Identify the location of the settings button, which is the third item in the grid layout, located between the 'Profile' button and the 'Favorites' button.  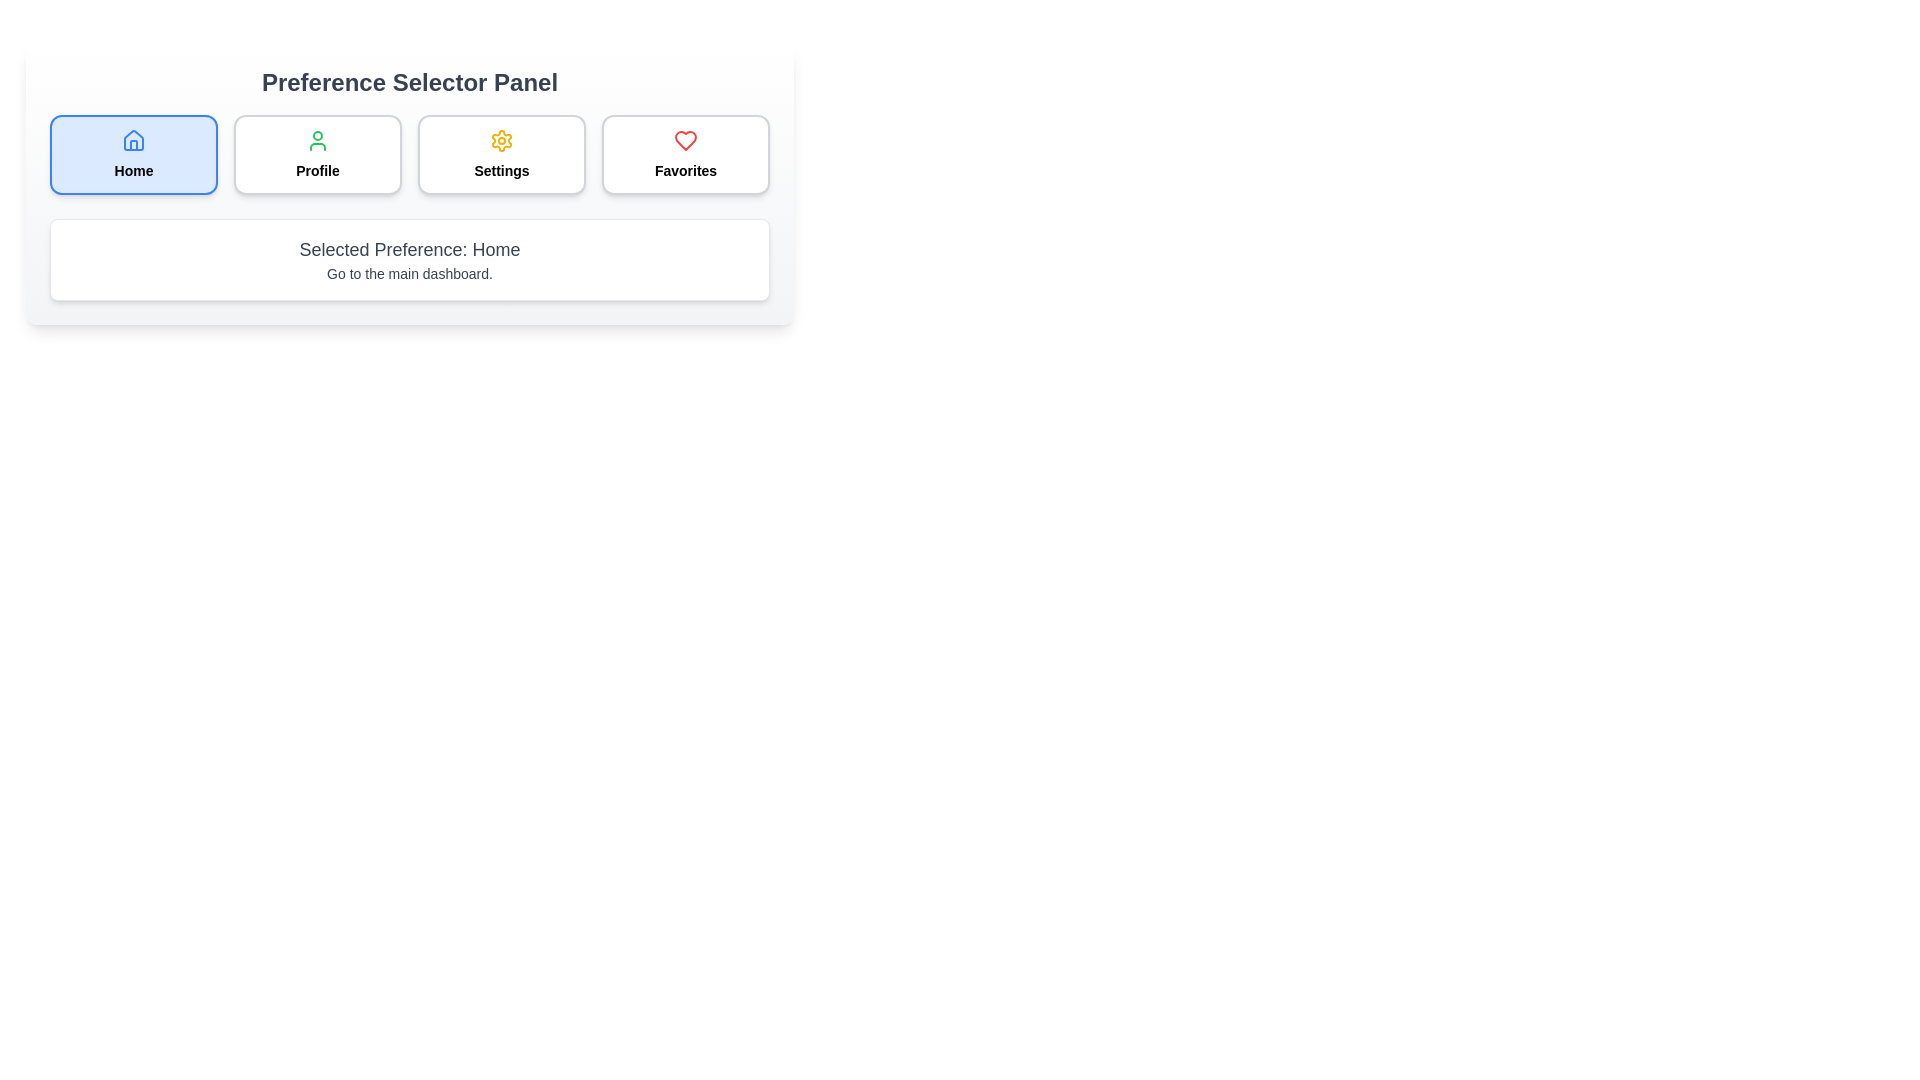
(502, 153).